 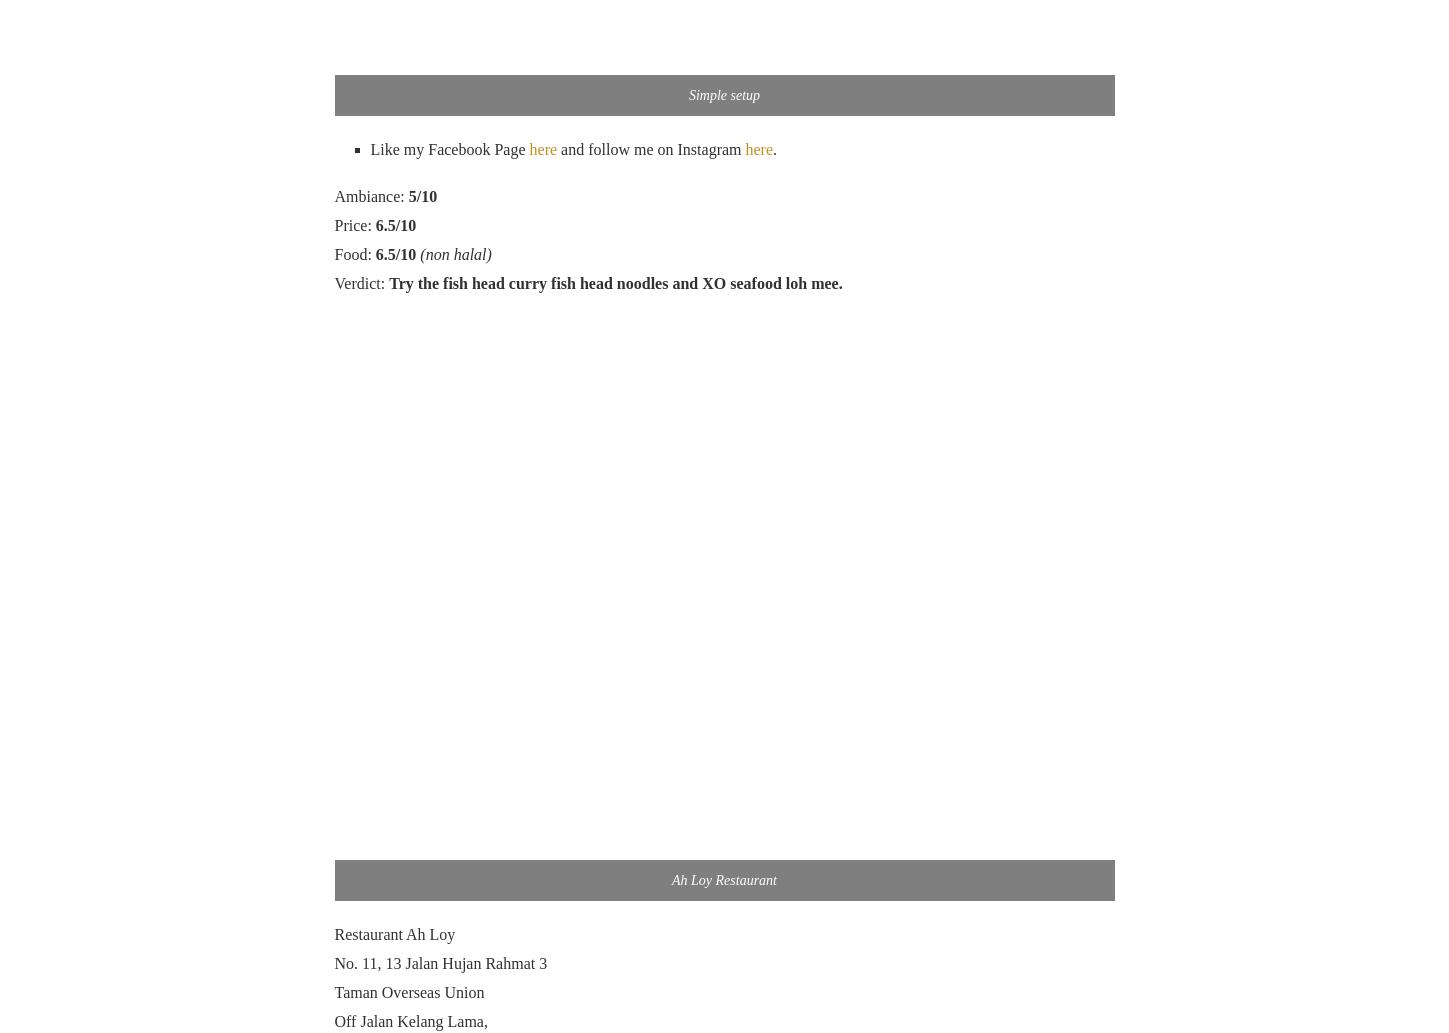 What do you see at coordinates (393, 933) in the screenshot?
I see `'Restaurant Ah Loy'` at bounding box center [393, 933].